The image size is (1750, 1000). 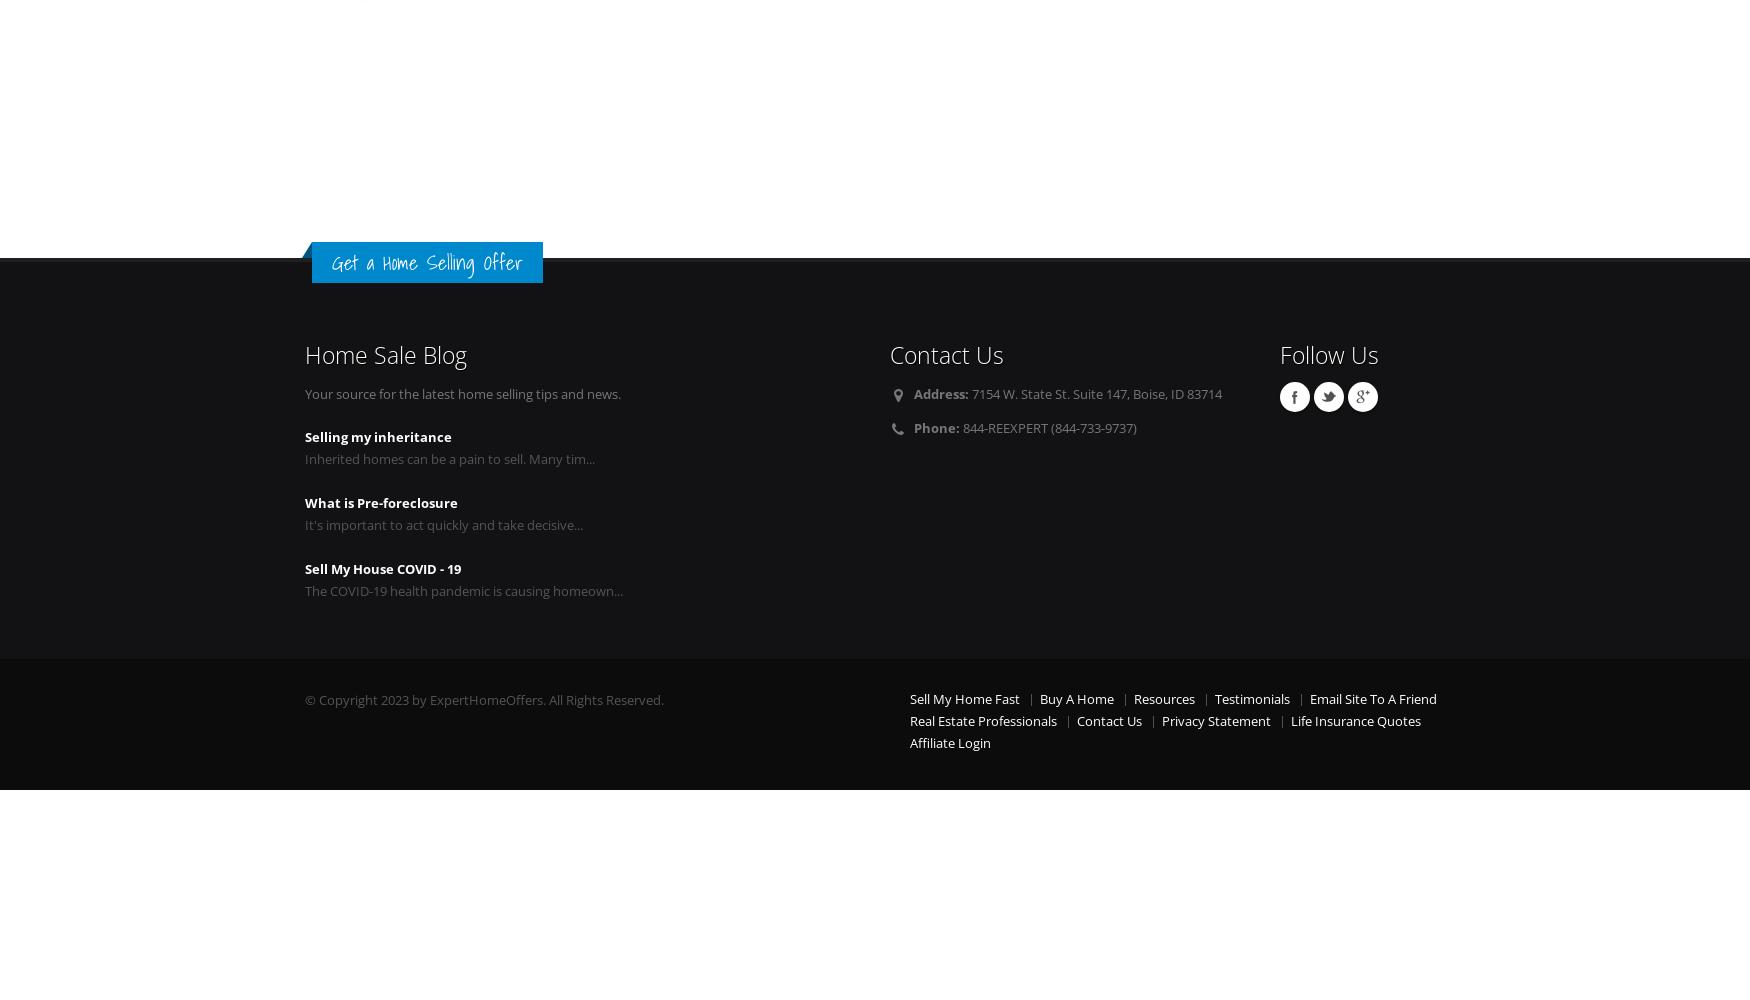 What do you see at coordinates (380, 503) in the screenshot?
I see `'What is Pre-foreclosure'` at bounding box center [380, 503].